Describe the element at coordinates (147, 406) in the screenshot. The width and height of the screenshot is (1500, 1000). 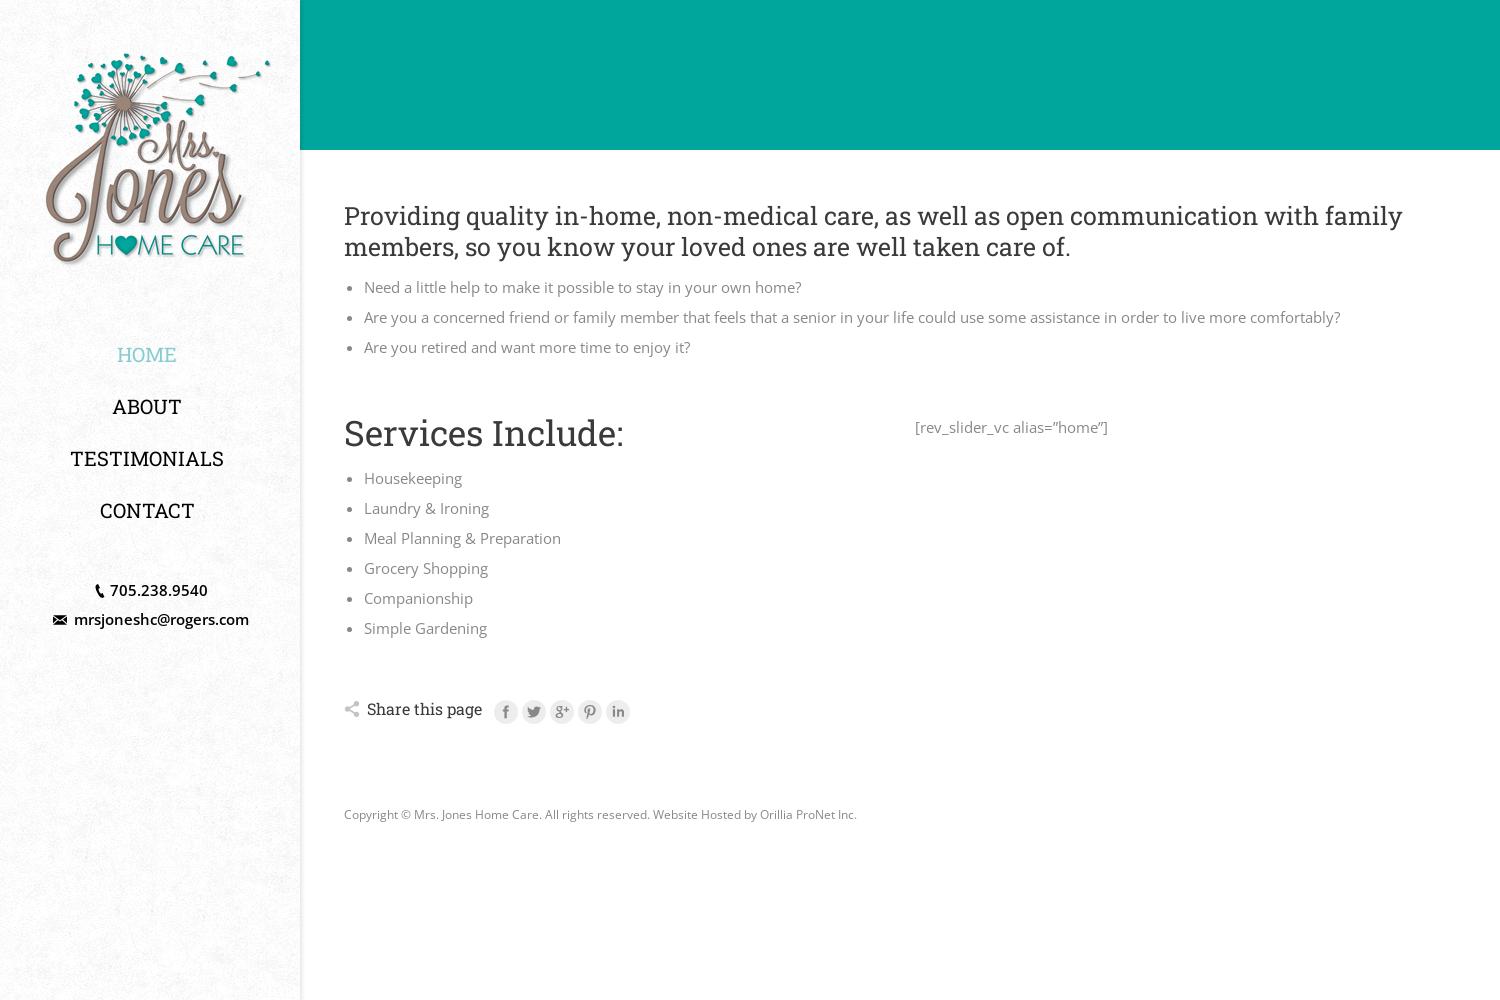
I see `'About'` at that location.